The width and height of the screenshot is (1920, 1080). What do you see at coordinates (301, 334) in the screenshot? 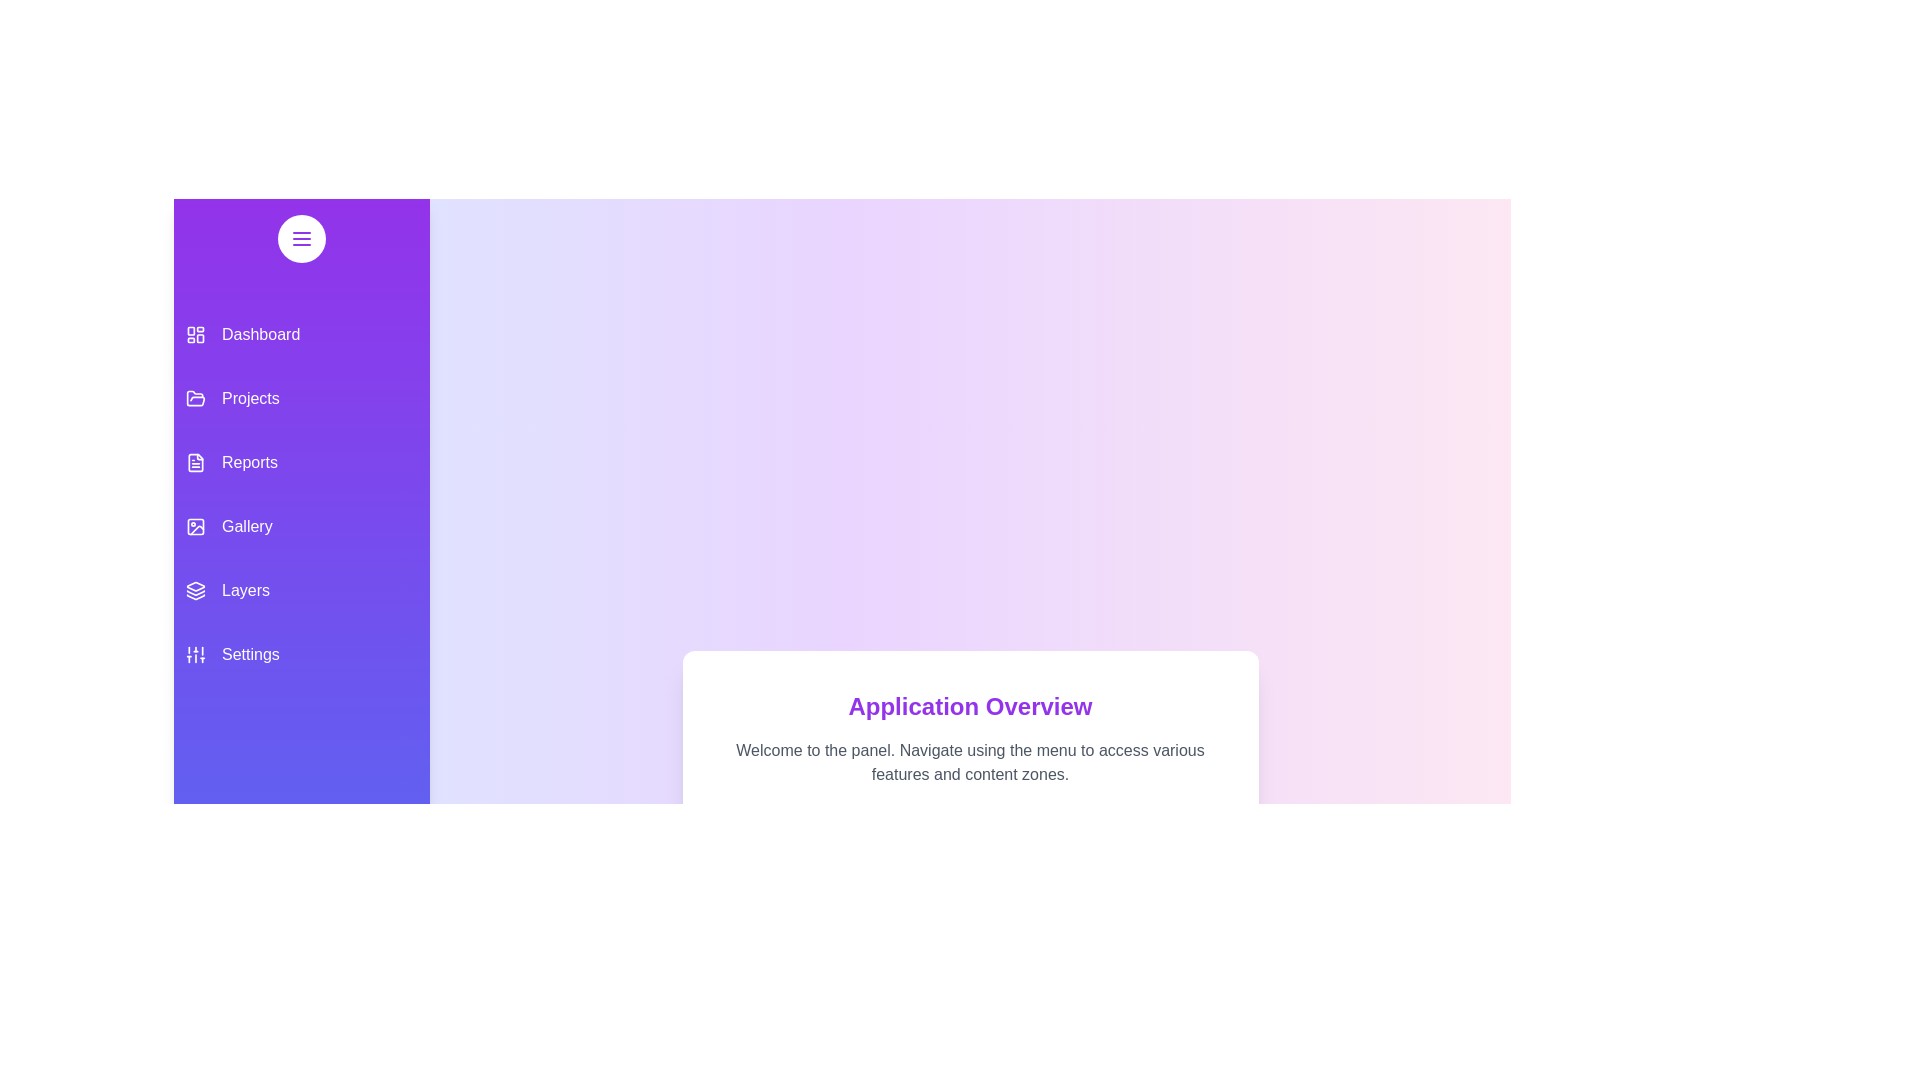
I see `the menu item corresponding to Dashboard` at bounding box center [301, 334].